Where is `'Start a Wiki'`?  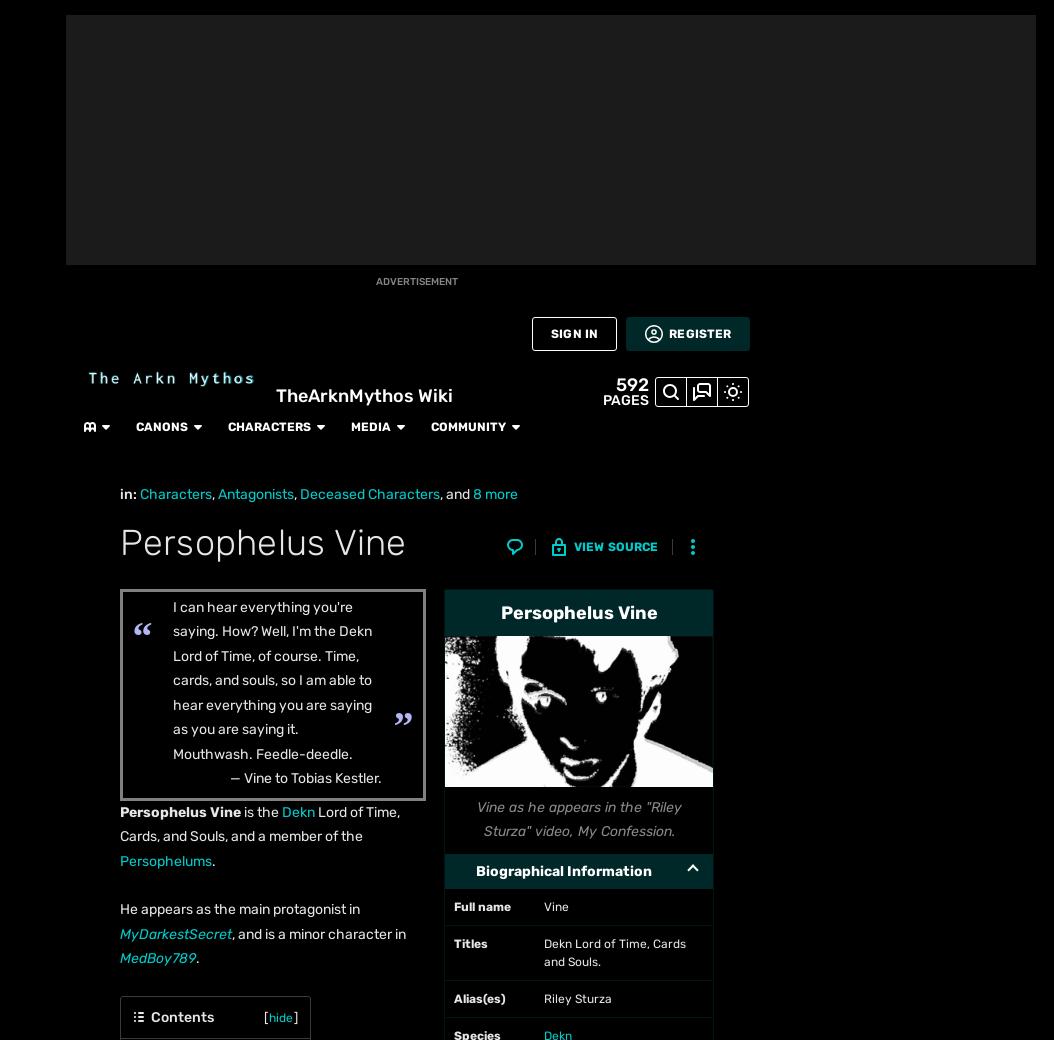 'Start a Wiki' is located at coordinates (32, 718).